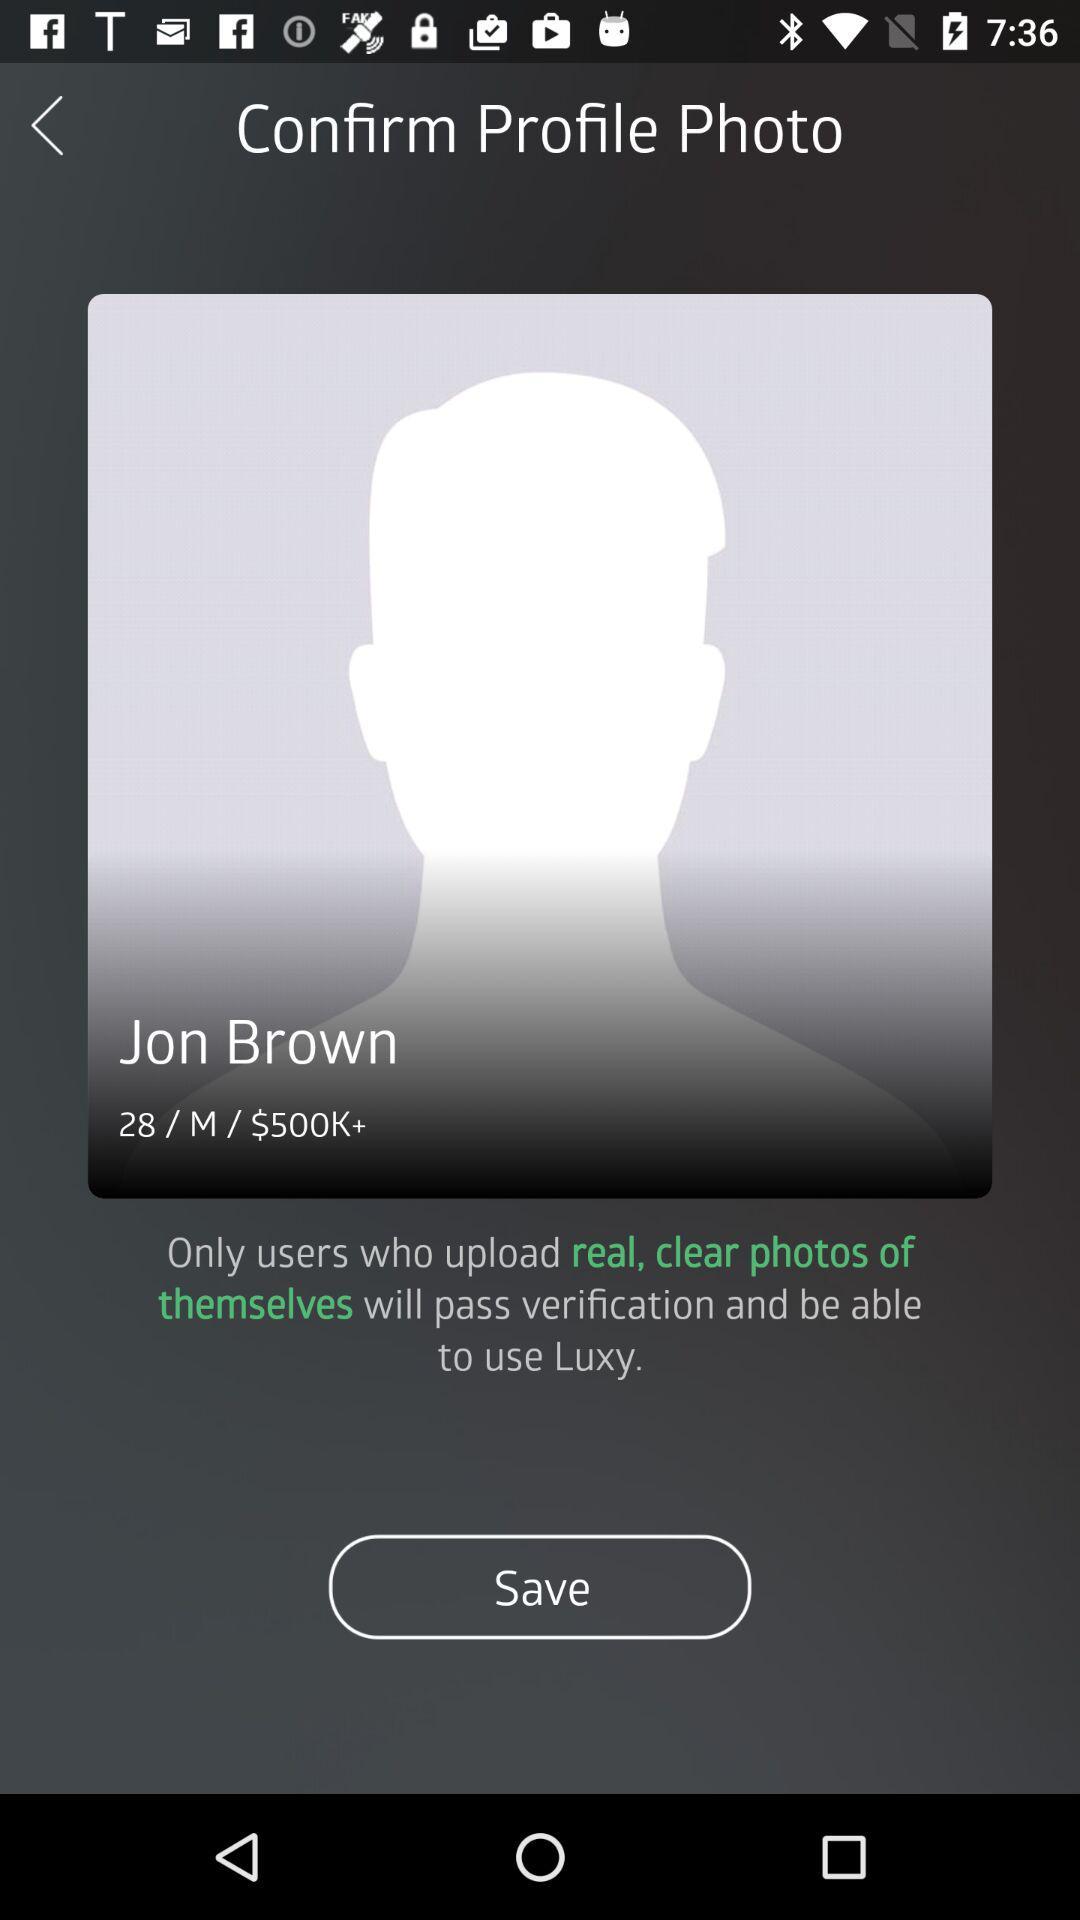 Image resolution: width=1080 pixels, height=1920 pixels. Describe the element at coordinates (538, 124) in the screenshot. I see `the confirm profile photo icon` at that location.